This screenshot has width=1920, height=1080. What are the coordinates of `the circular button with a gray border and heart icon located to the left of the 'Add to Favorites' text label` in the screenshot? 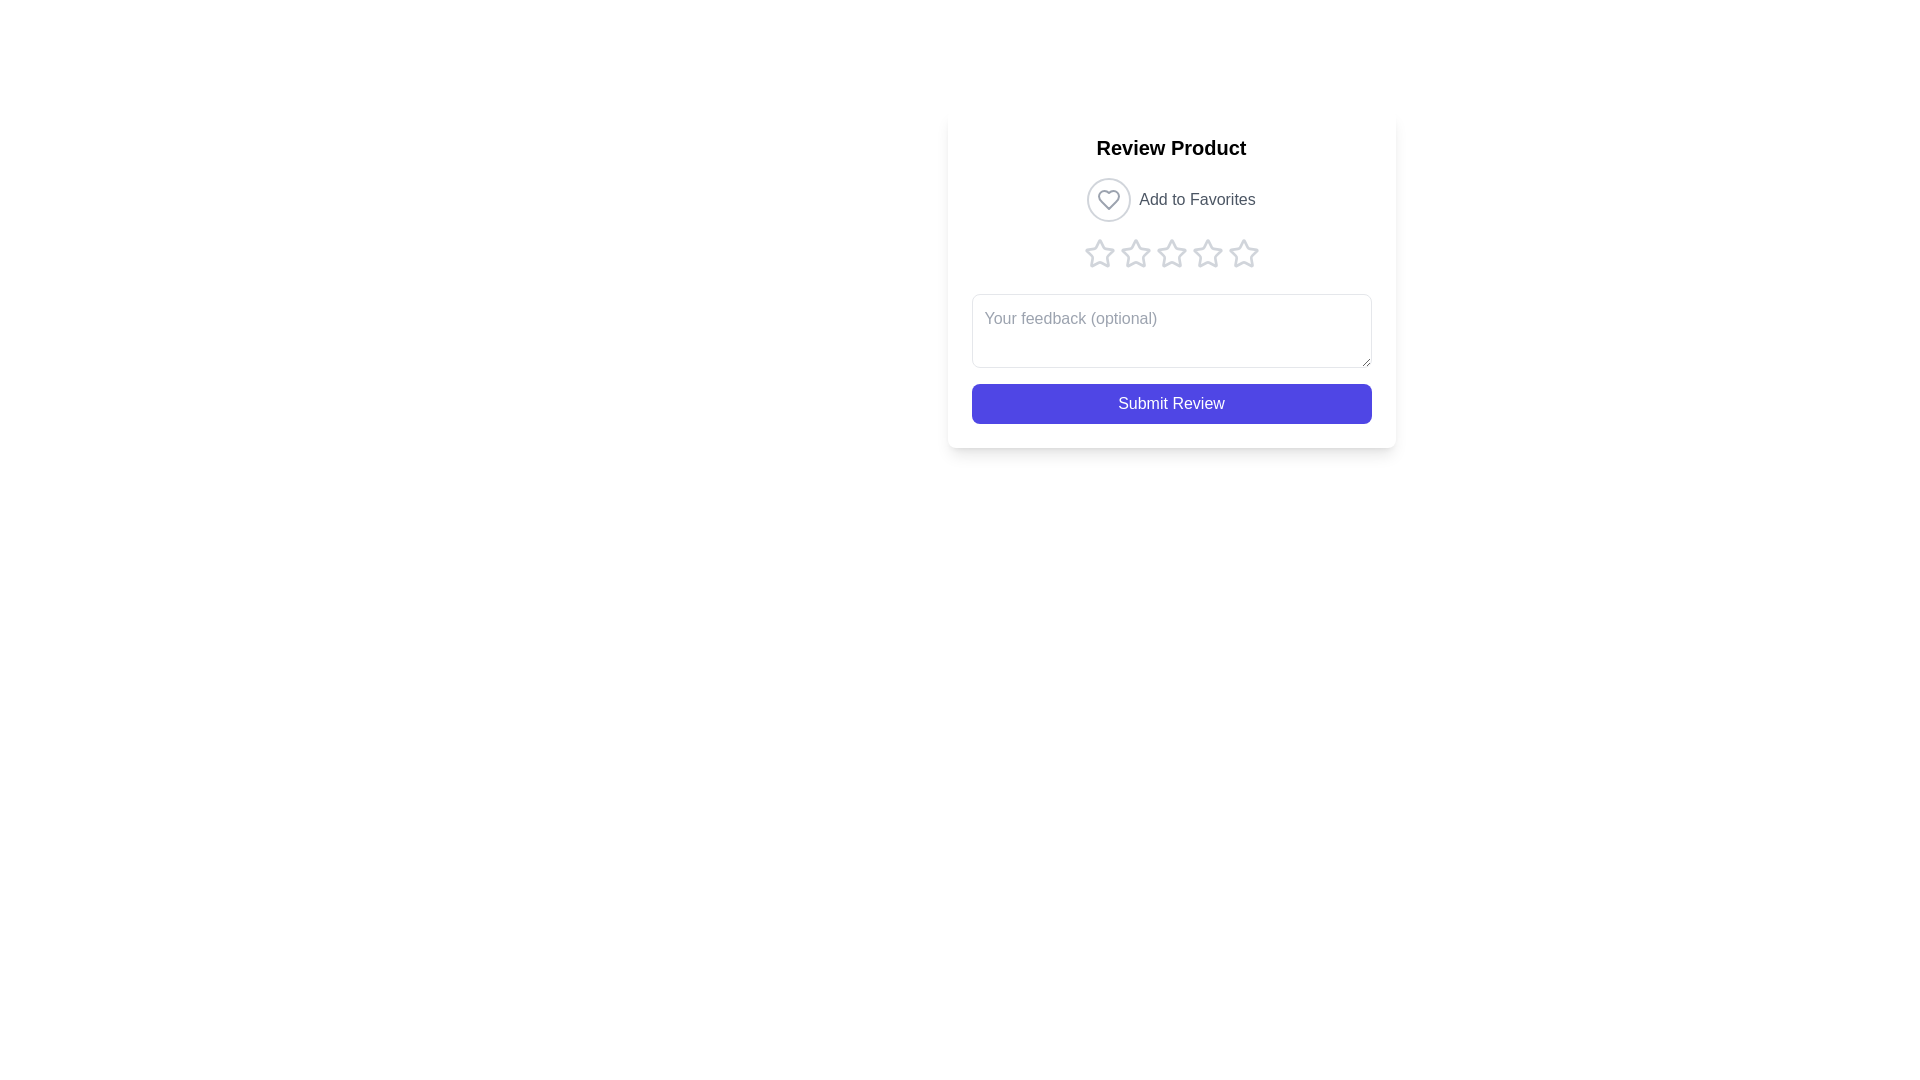 It's located at (1108, 200).